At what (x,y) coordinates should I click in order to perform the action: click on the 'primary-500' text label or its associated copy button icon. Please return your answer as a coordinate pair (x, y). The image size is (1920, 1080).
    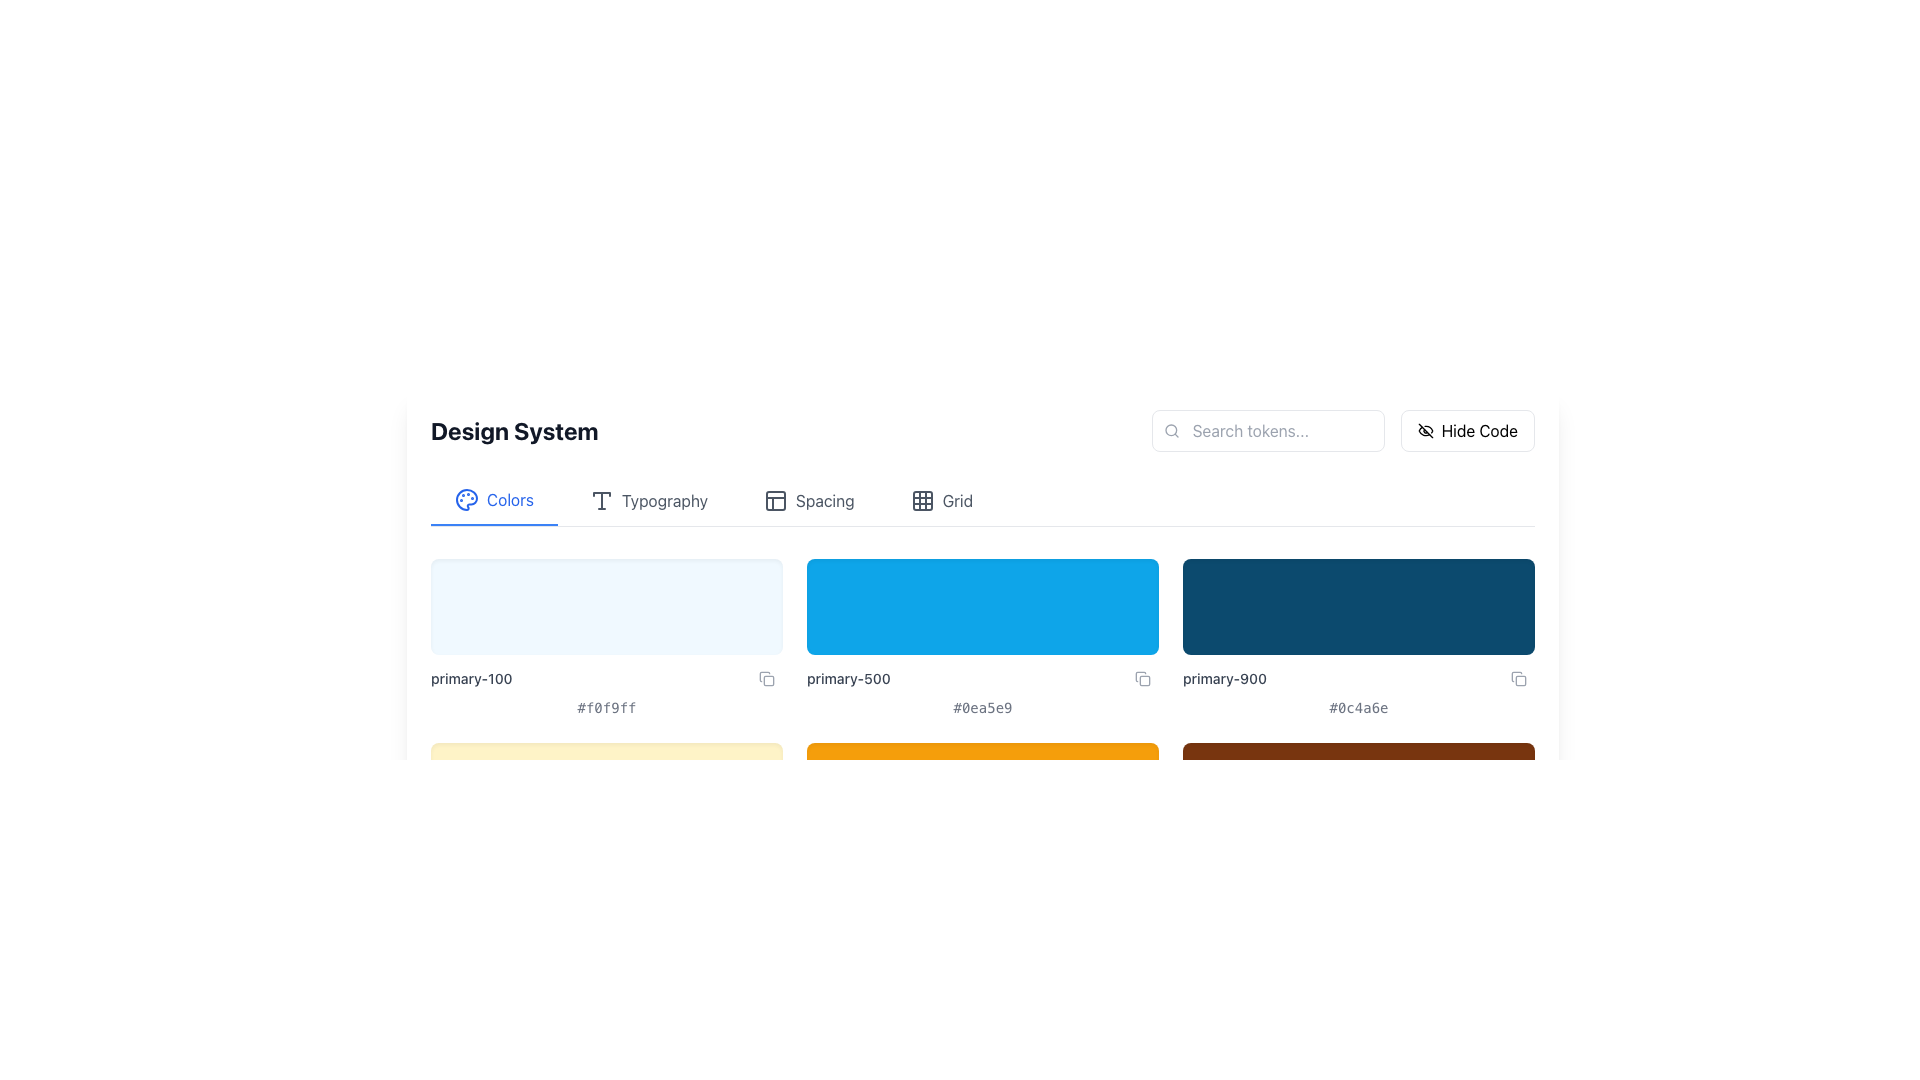
    Looking at the image, I should click on (983, 677).